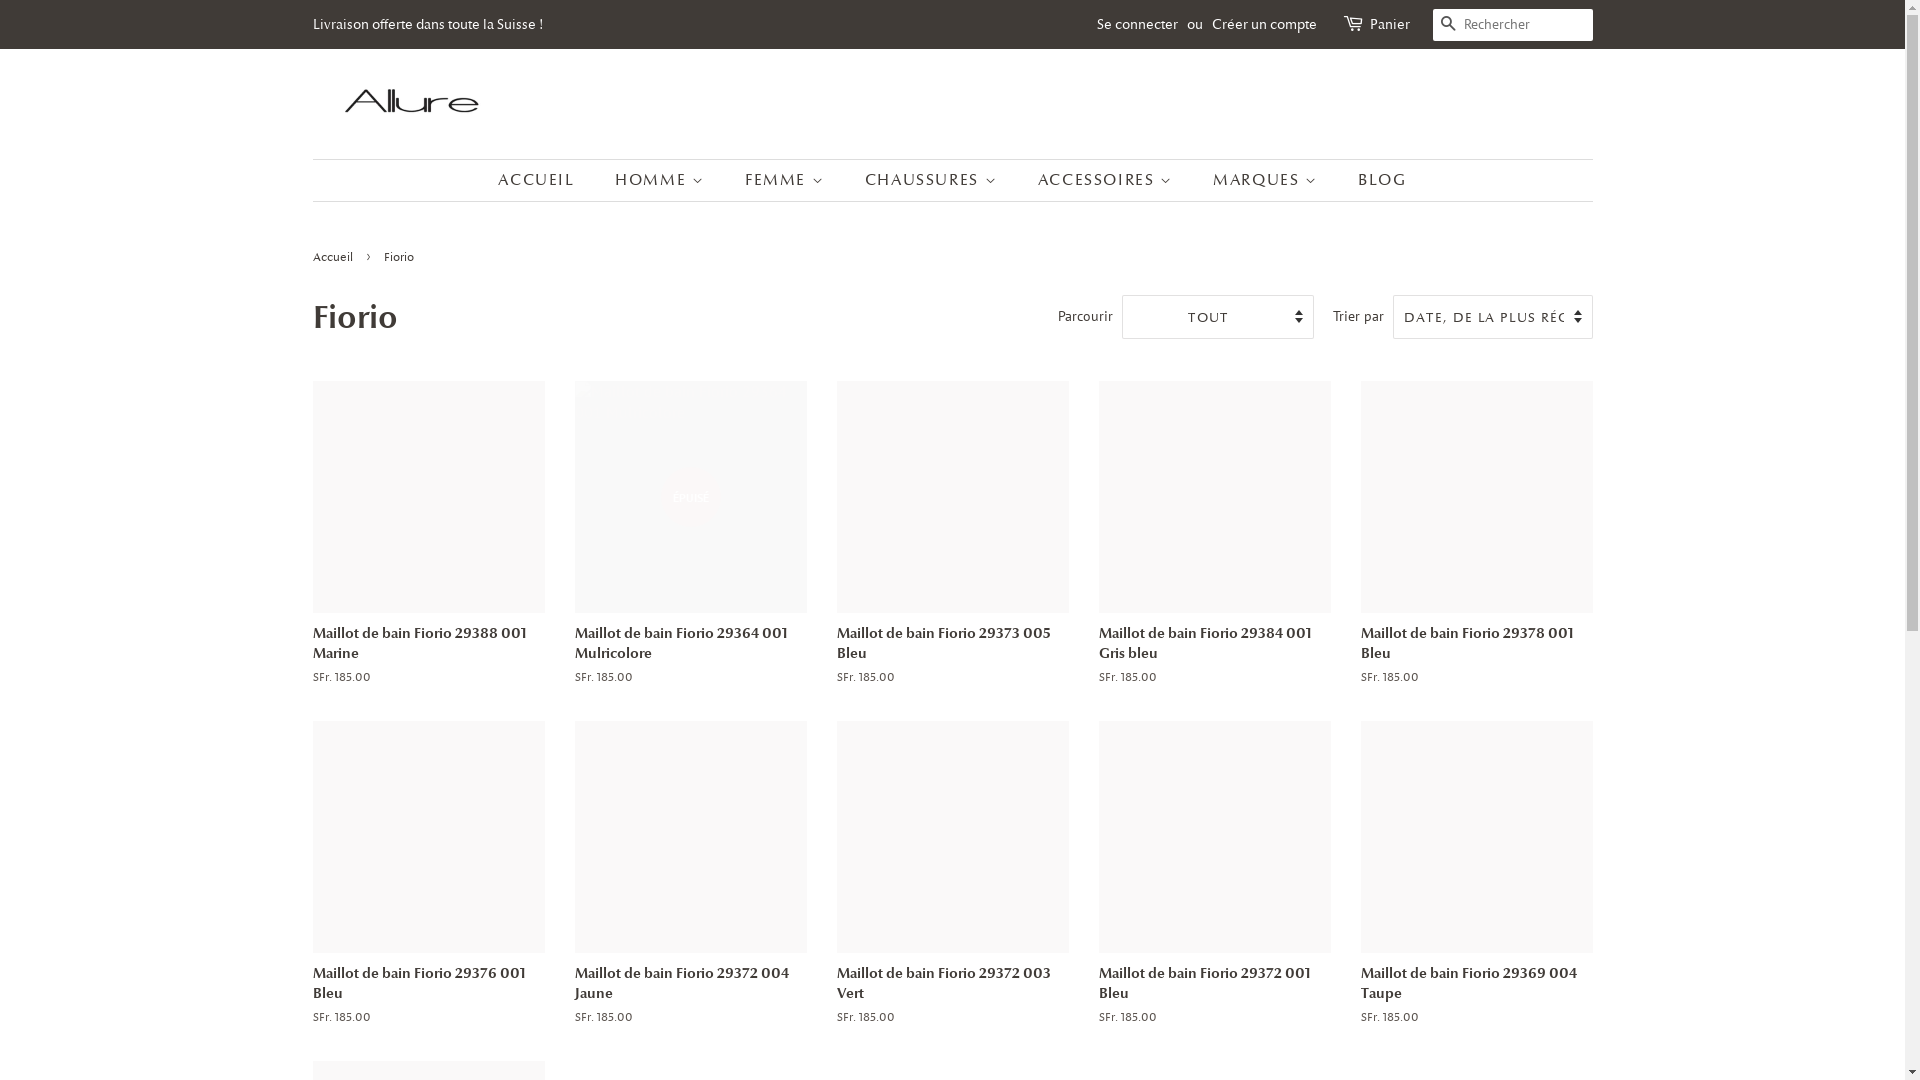 This screenshot has height=1080, width=1920. What do you see at coordinates (849, 180) in the screenshot?
I see `'CHAUSSURES'` at bounding box center [849, 180].